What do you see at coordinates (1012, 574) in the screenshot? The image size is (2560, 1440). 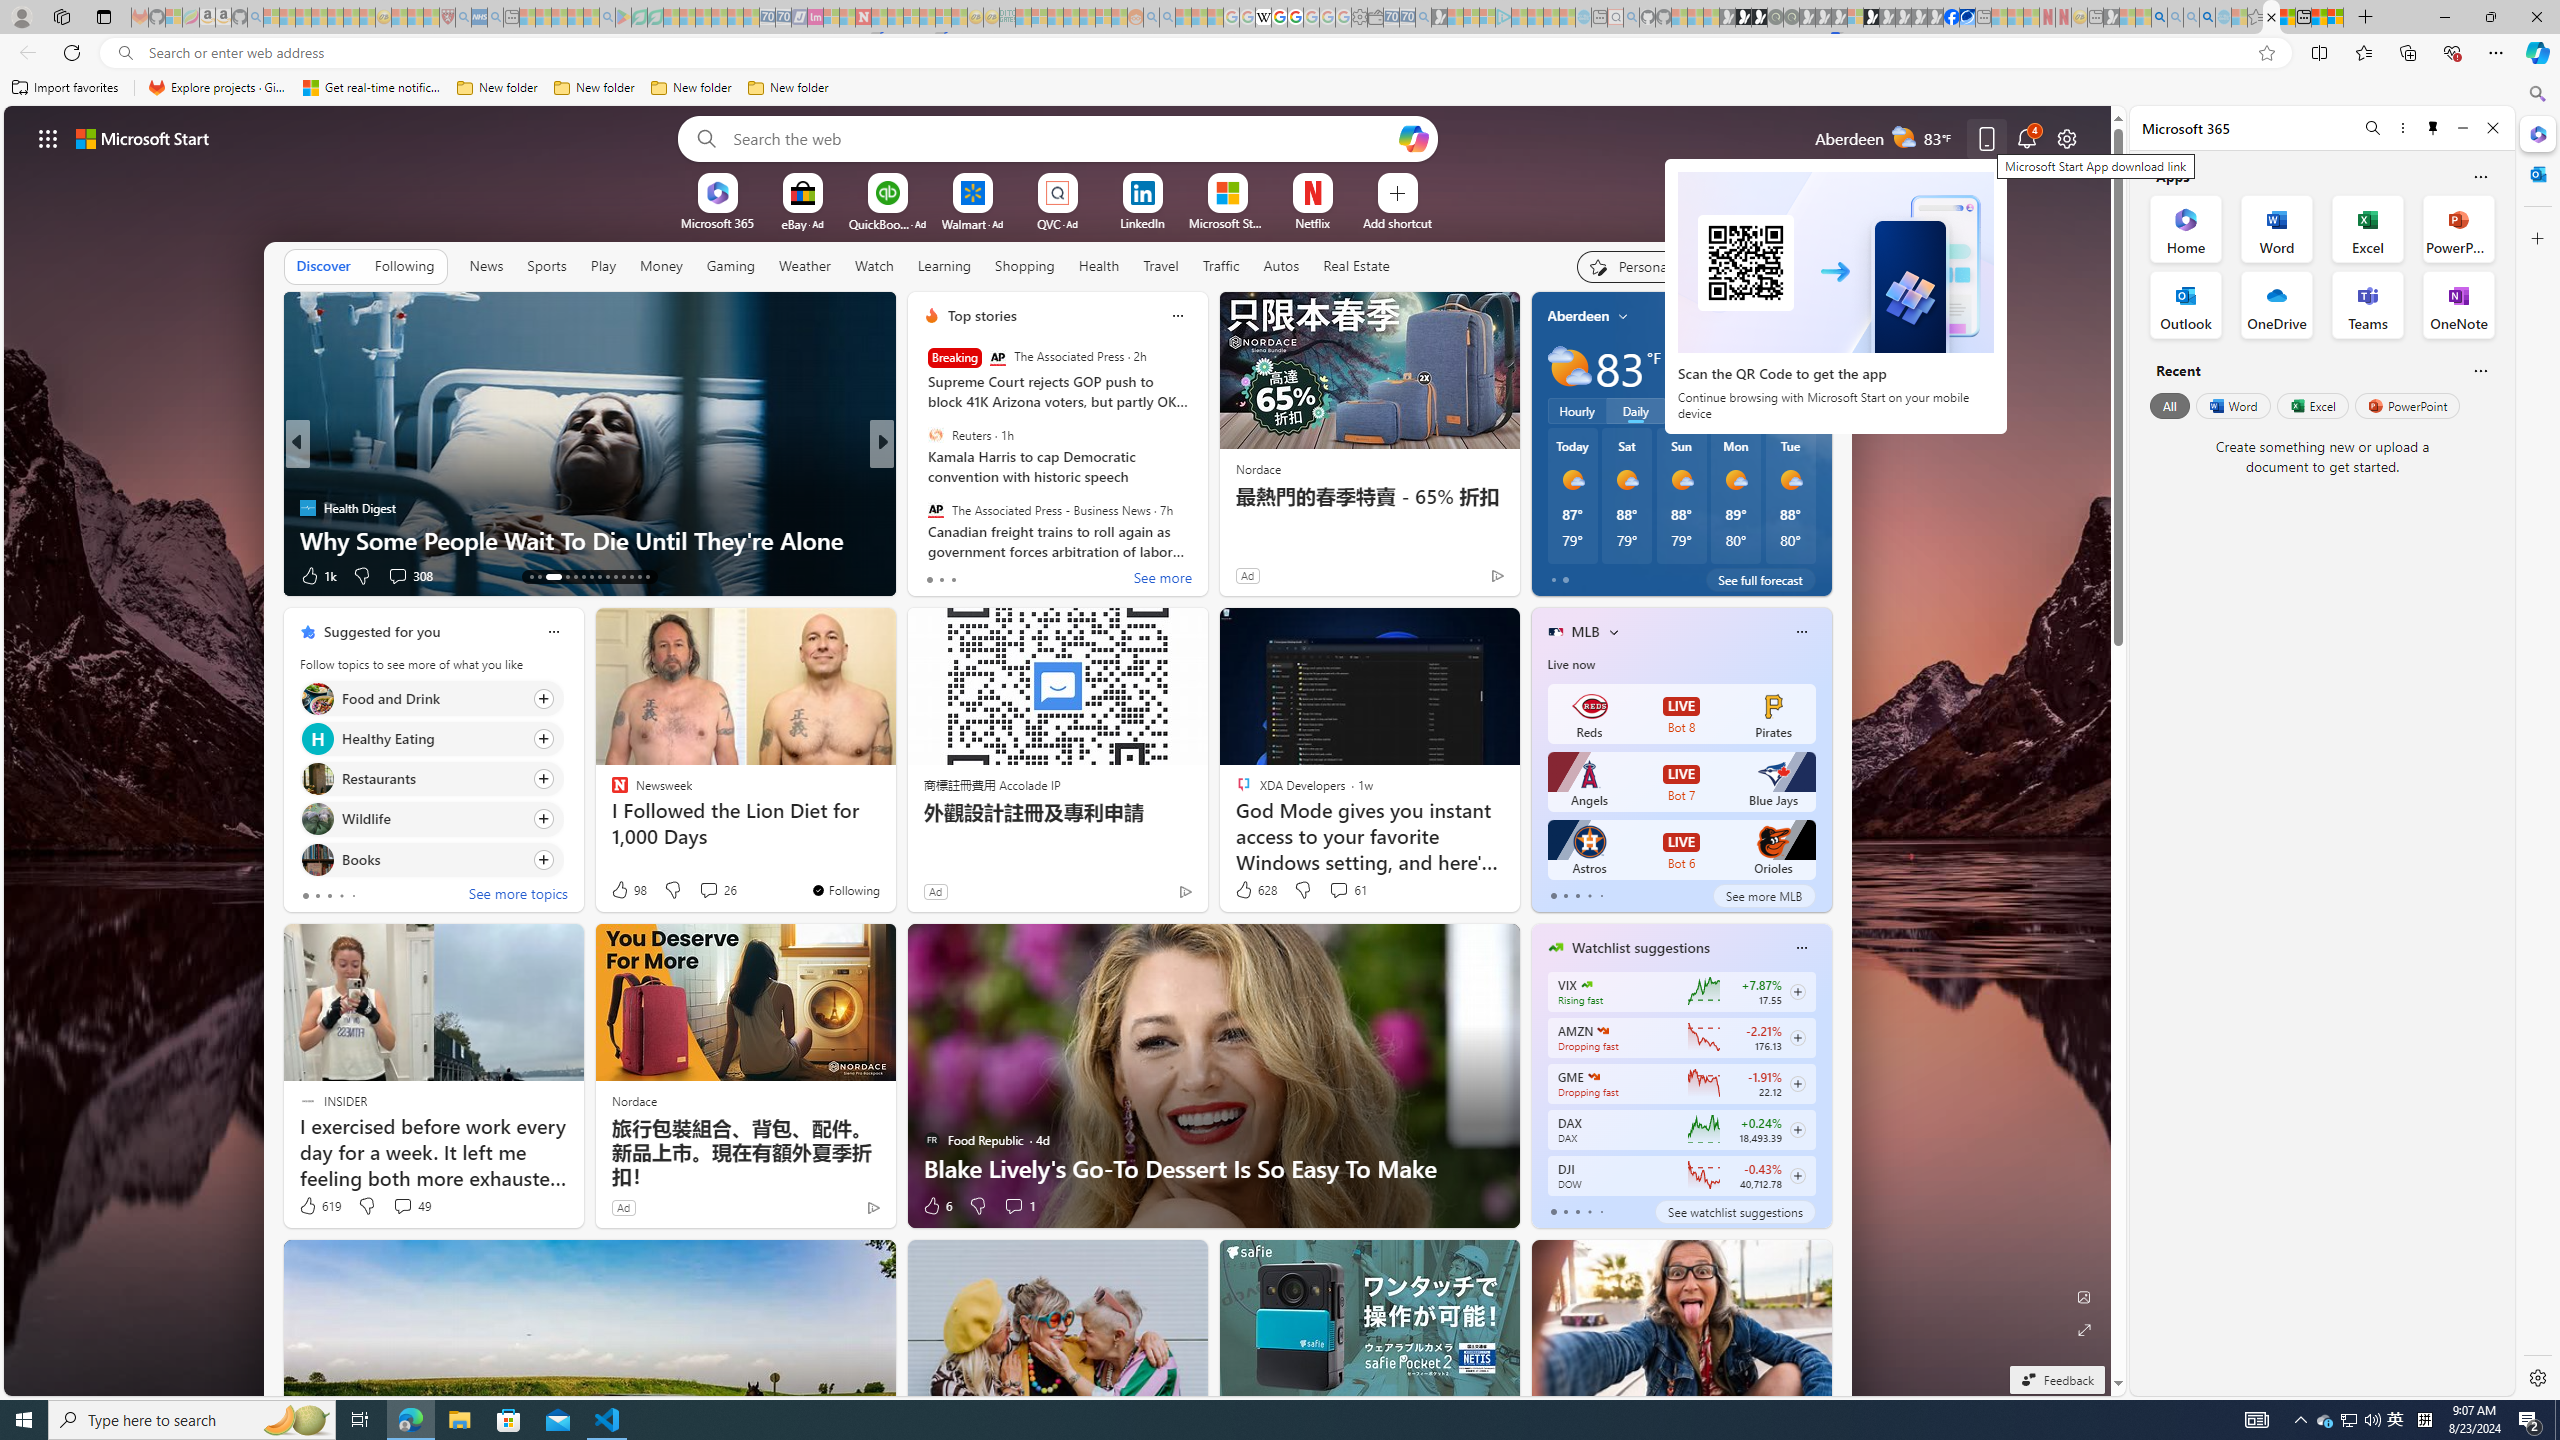 I see `'View comments 3 Comment'` at bounding box center [1012, 574].